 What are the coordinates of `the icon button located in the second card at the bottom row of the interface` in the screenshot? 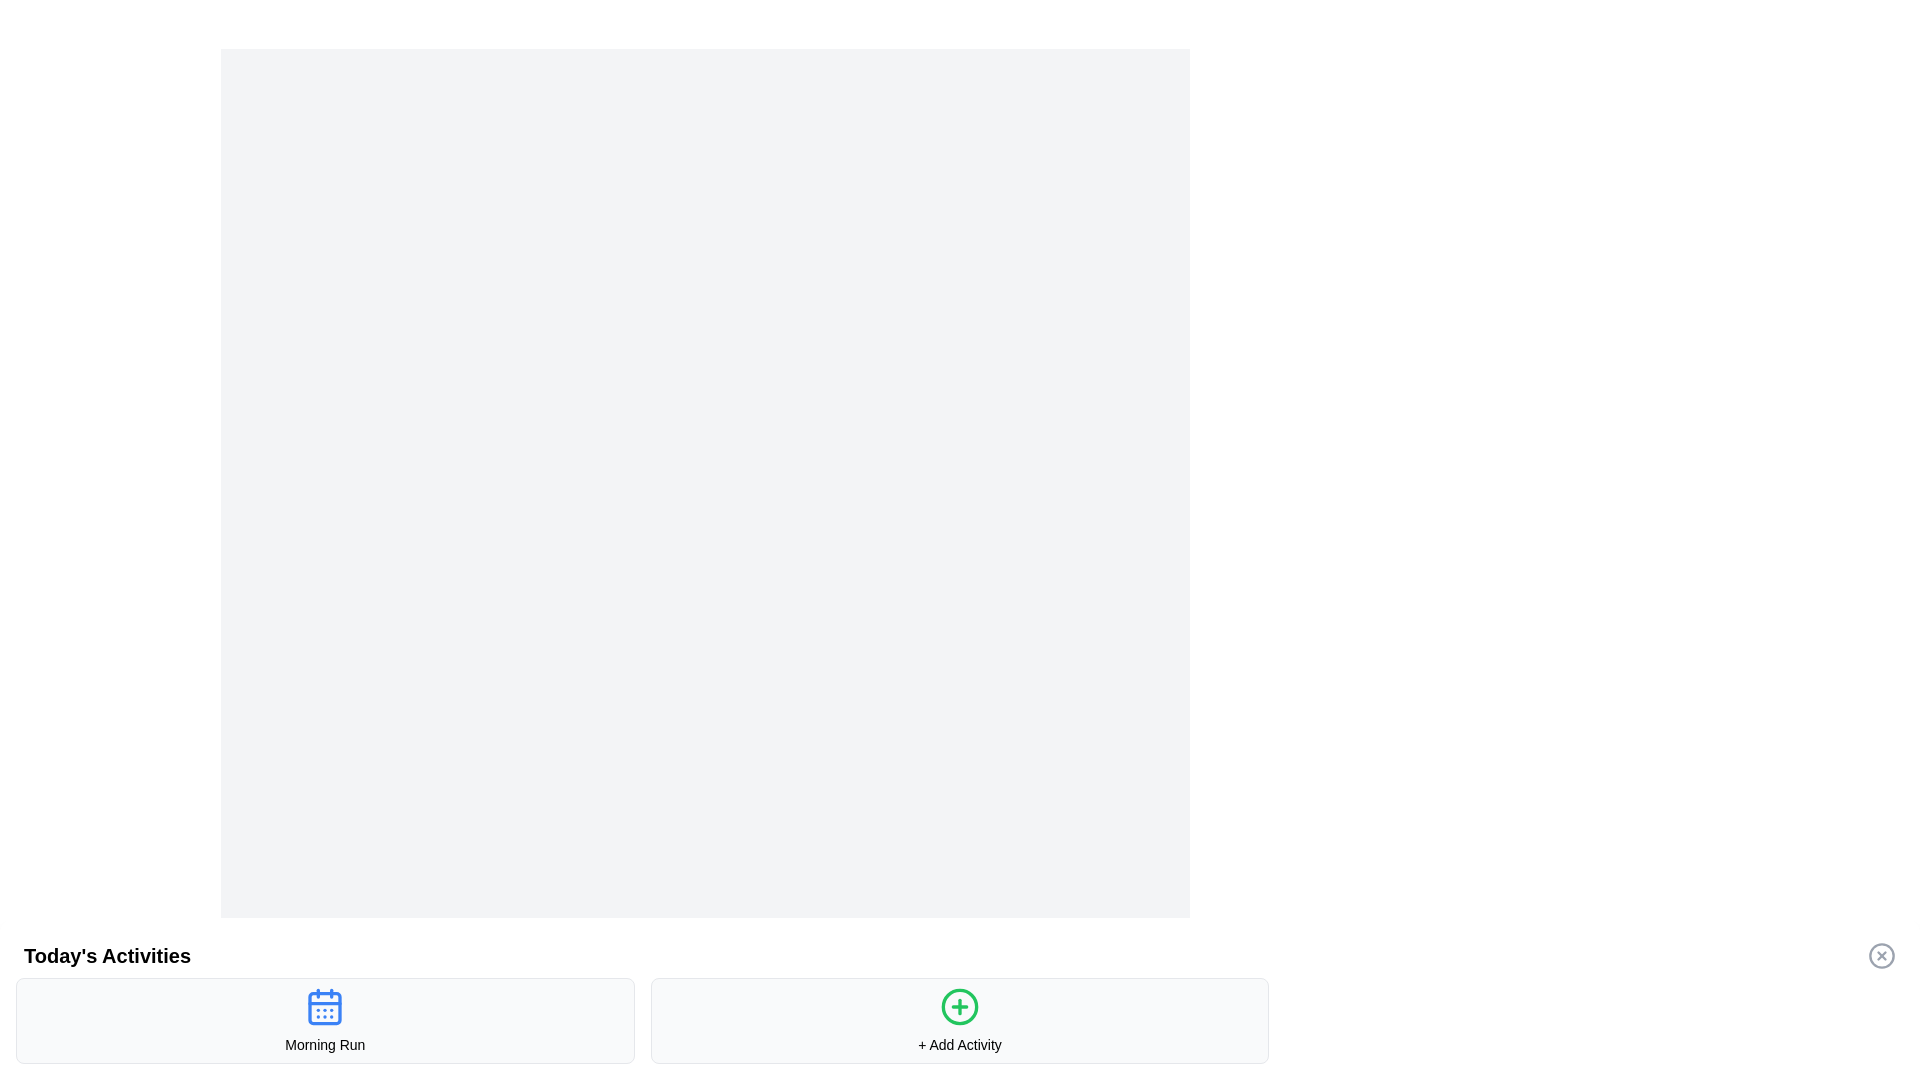 It's located at (960, 1006).